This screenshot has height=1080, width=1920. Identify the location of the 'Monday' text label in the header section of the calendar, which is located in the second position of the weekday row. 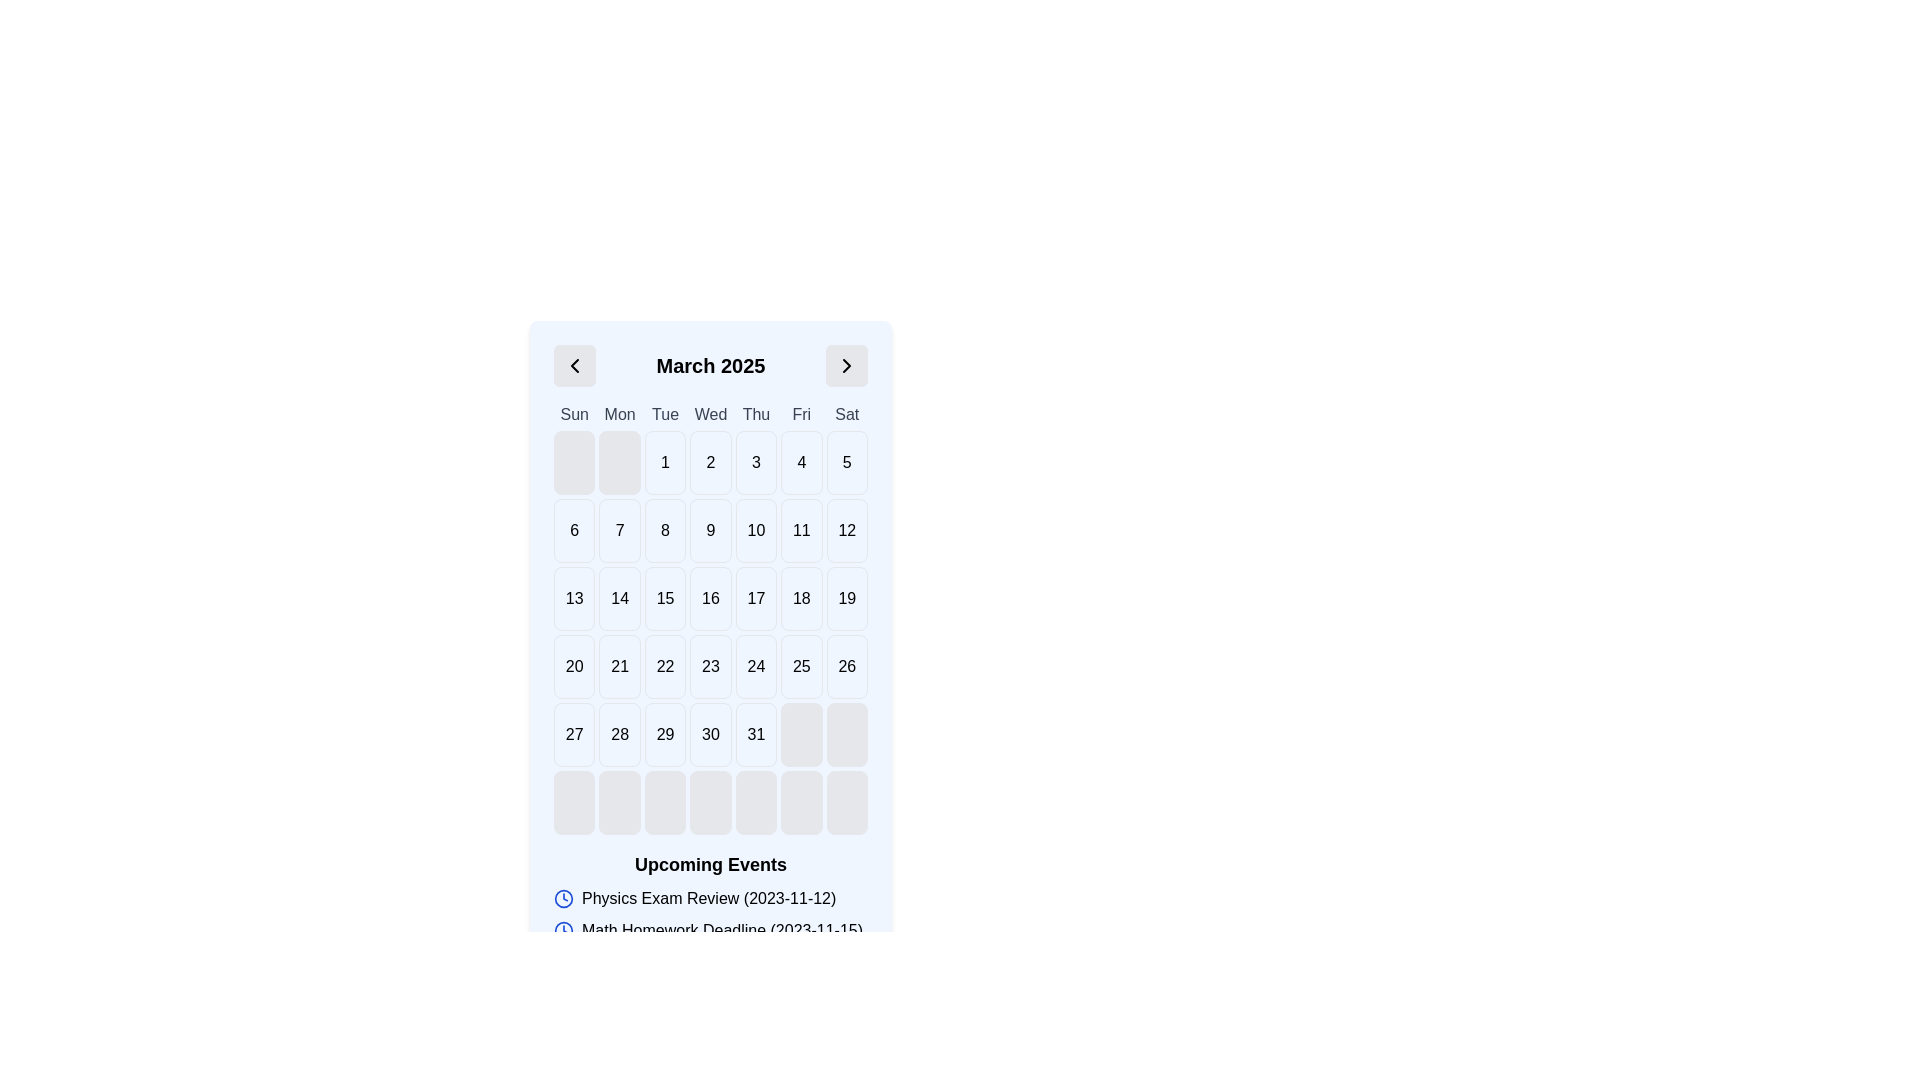
(619, 414).